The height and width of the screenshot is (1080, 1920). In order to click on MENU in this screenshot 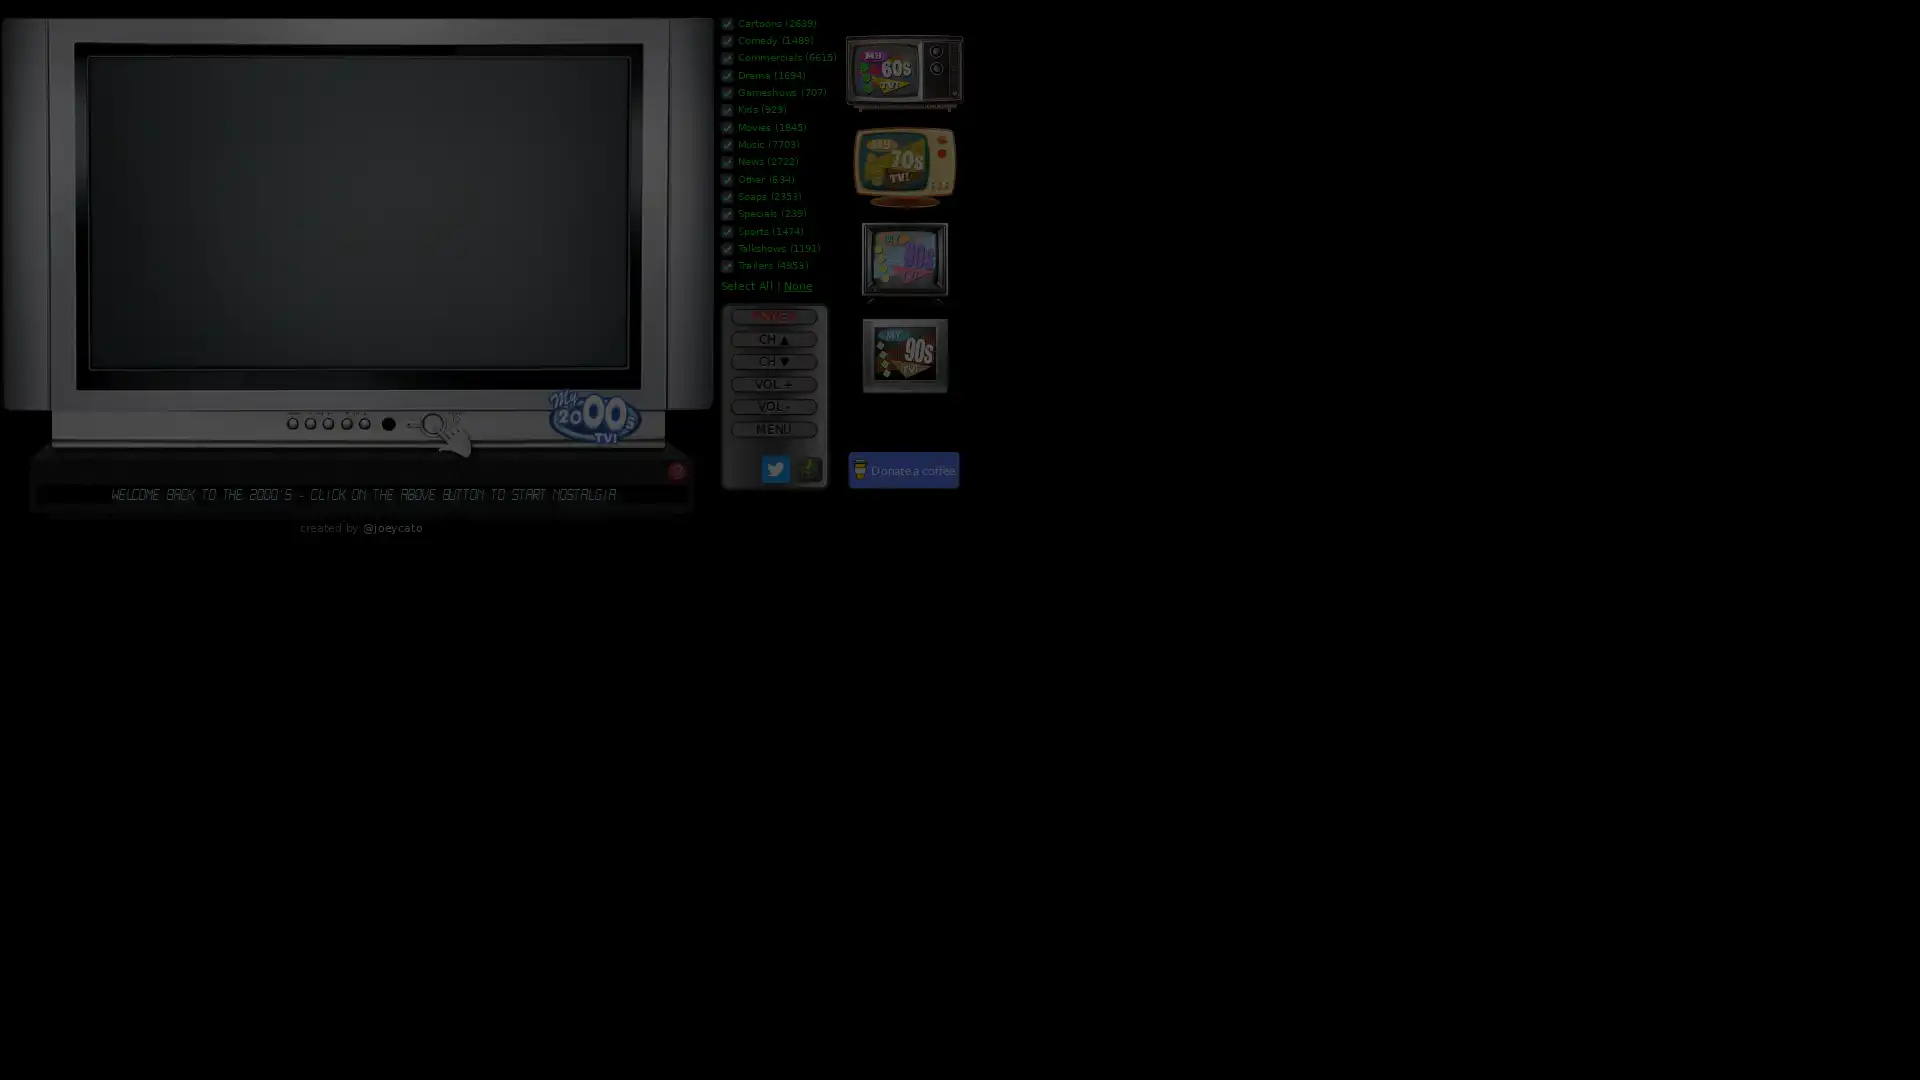, I will do `click(772, 427)`.